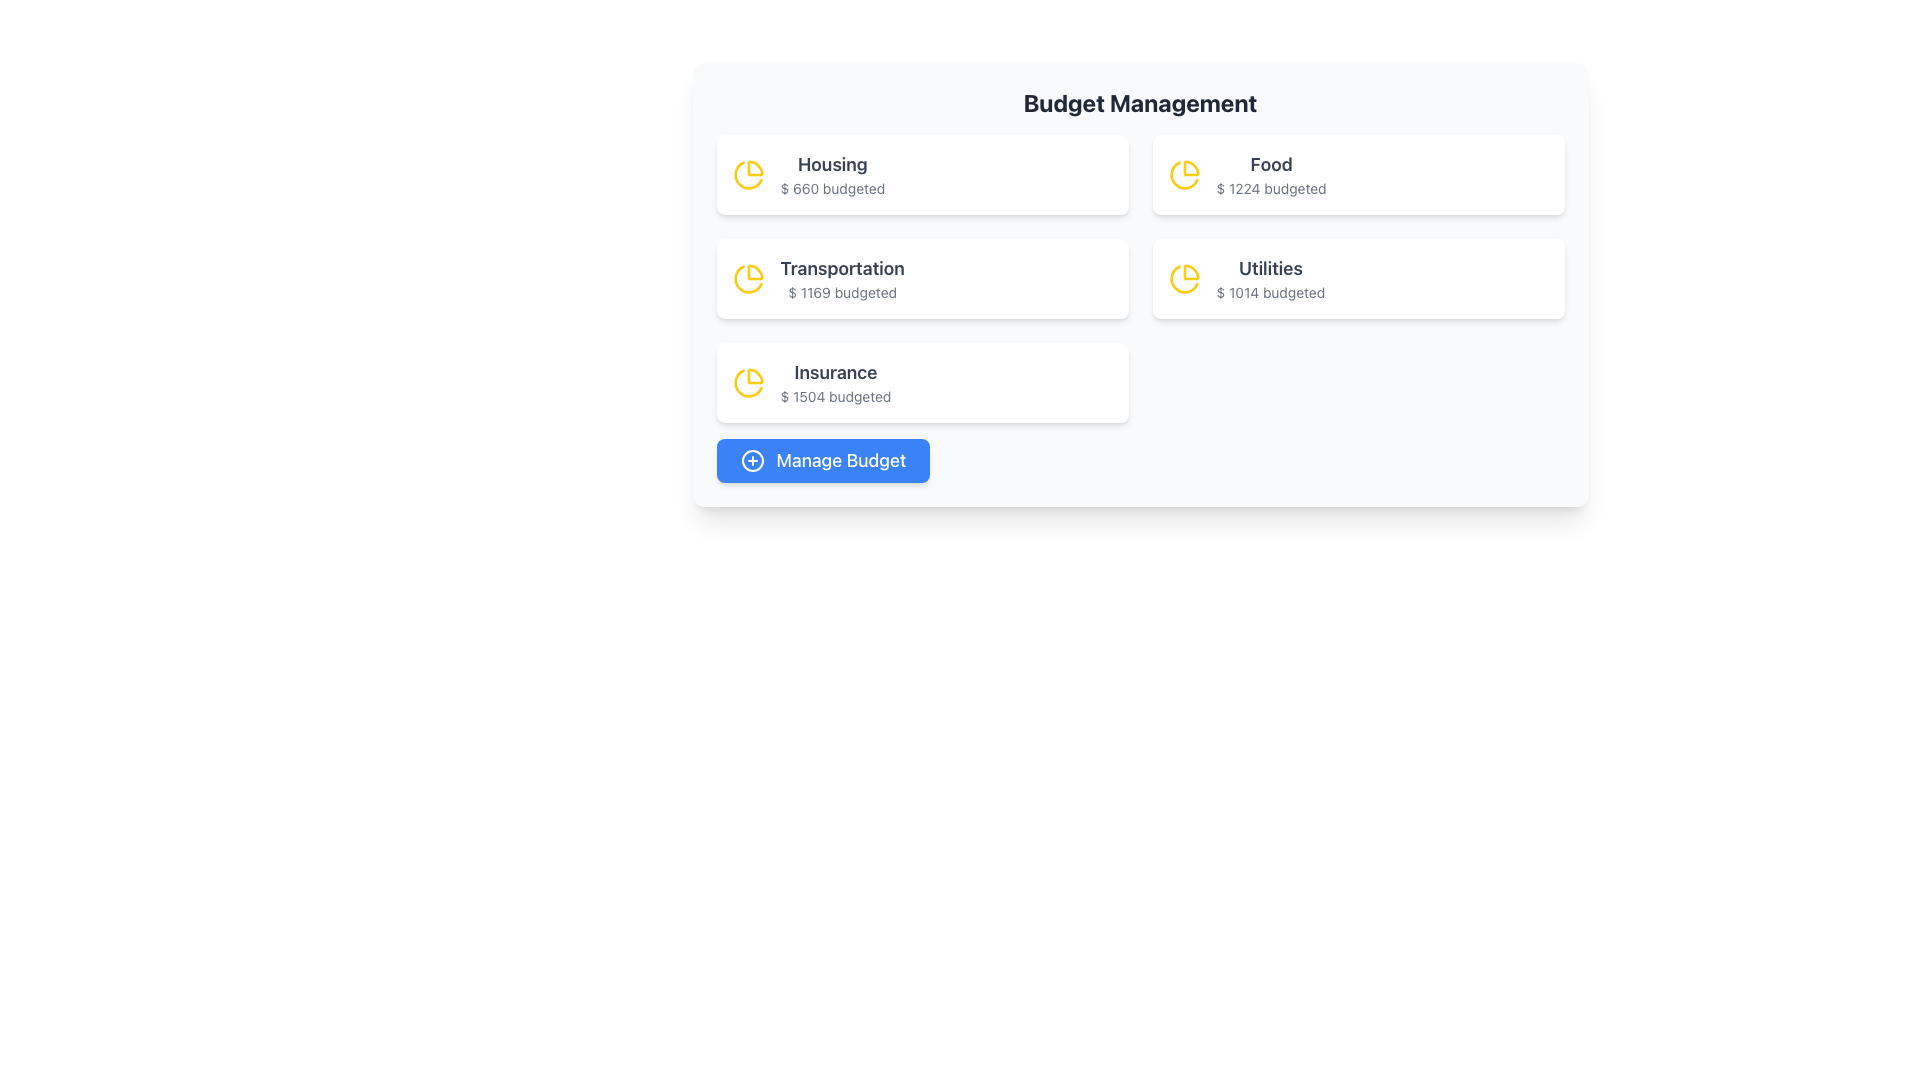 The height and width of the screenshot is (1080, 1920). I want to click on the Static text label that identifies the 'Transportation' category in the budget management context, located in the leftmost position of the second row of a grid layout, so click(842, 268).